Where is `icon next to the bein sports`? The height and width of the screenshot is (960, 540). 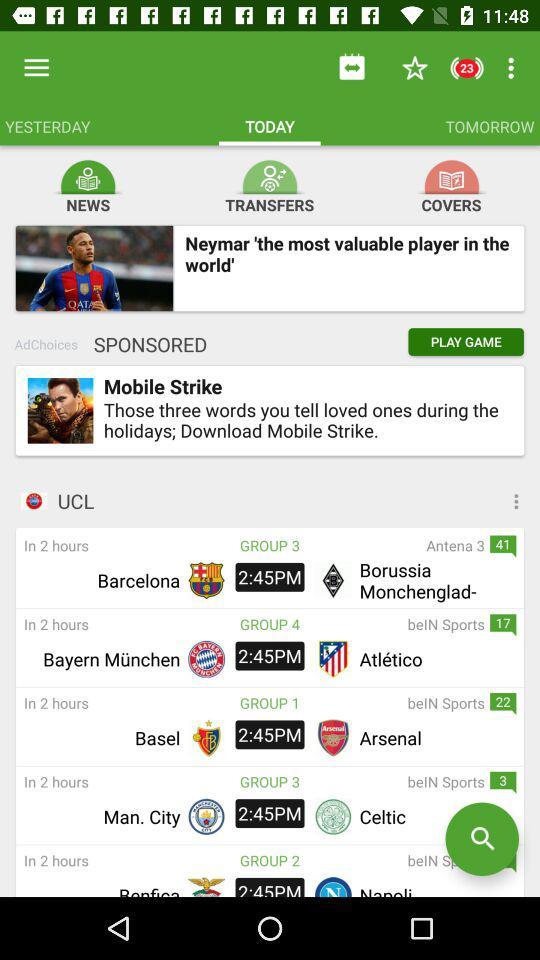 icon next to the bein sports is located at coordinates (270, 859).